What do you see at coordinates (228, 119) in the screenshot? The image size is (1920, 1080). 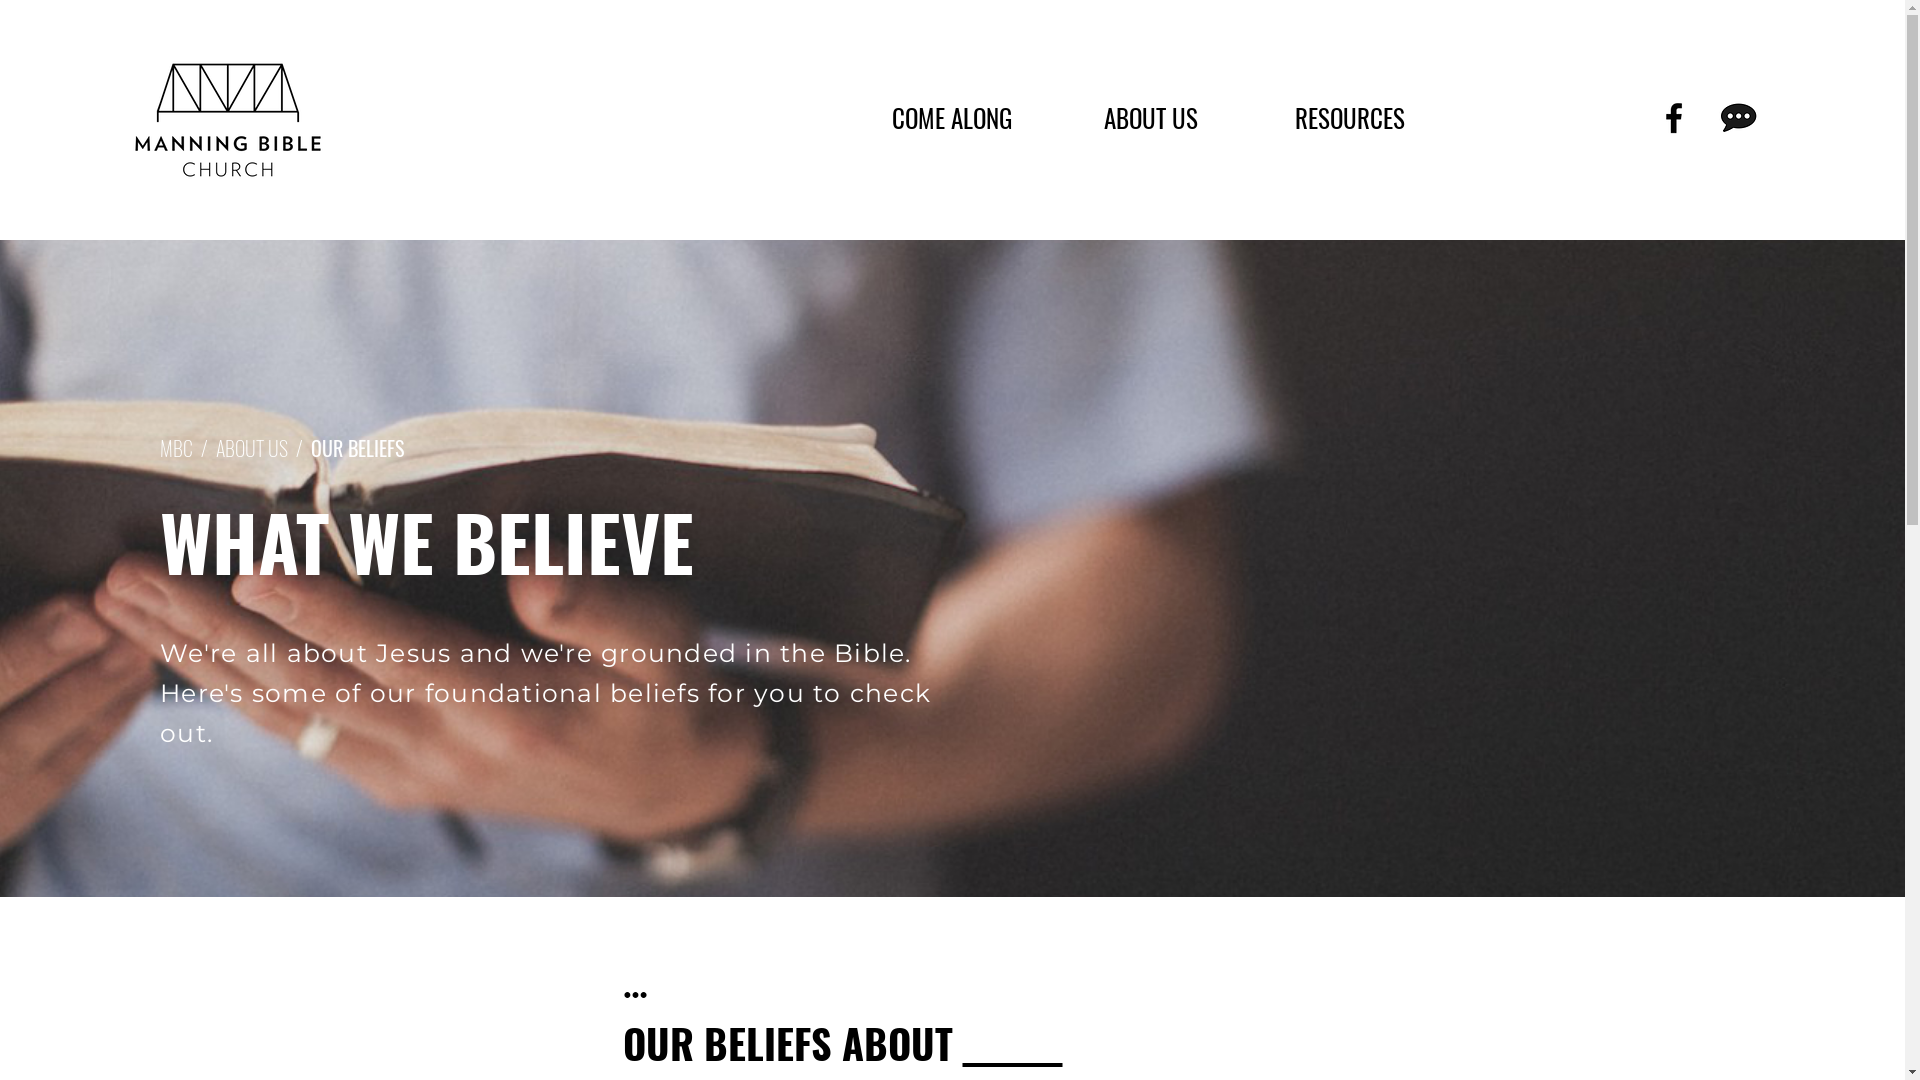 I see `'MBC-Logo-Black Wix.png'` at bounding box center [228, 119].